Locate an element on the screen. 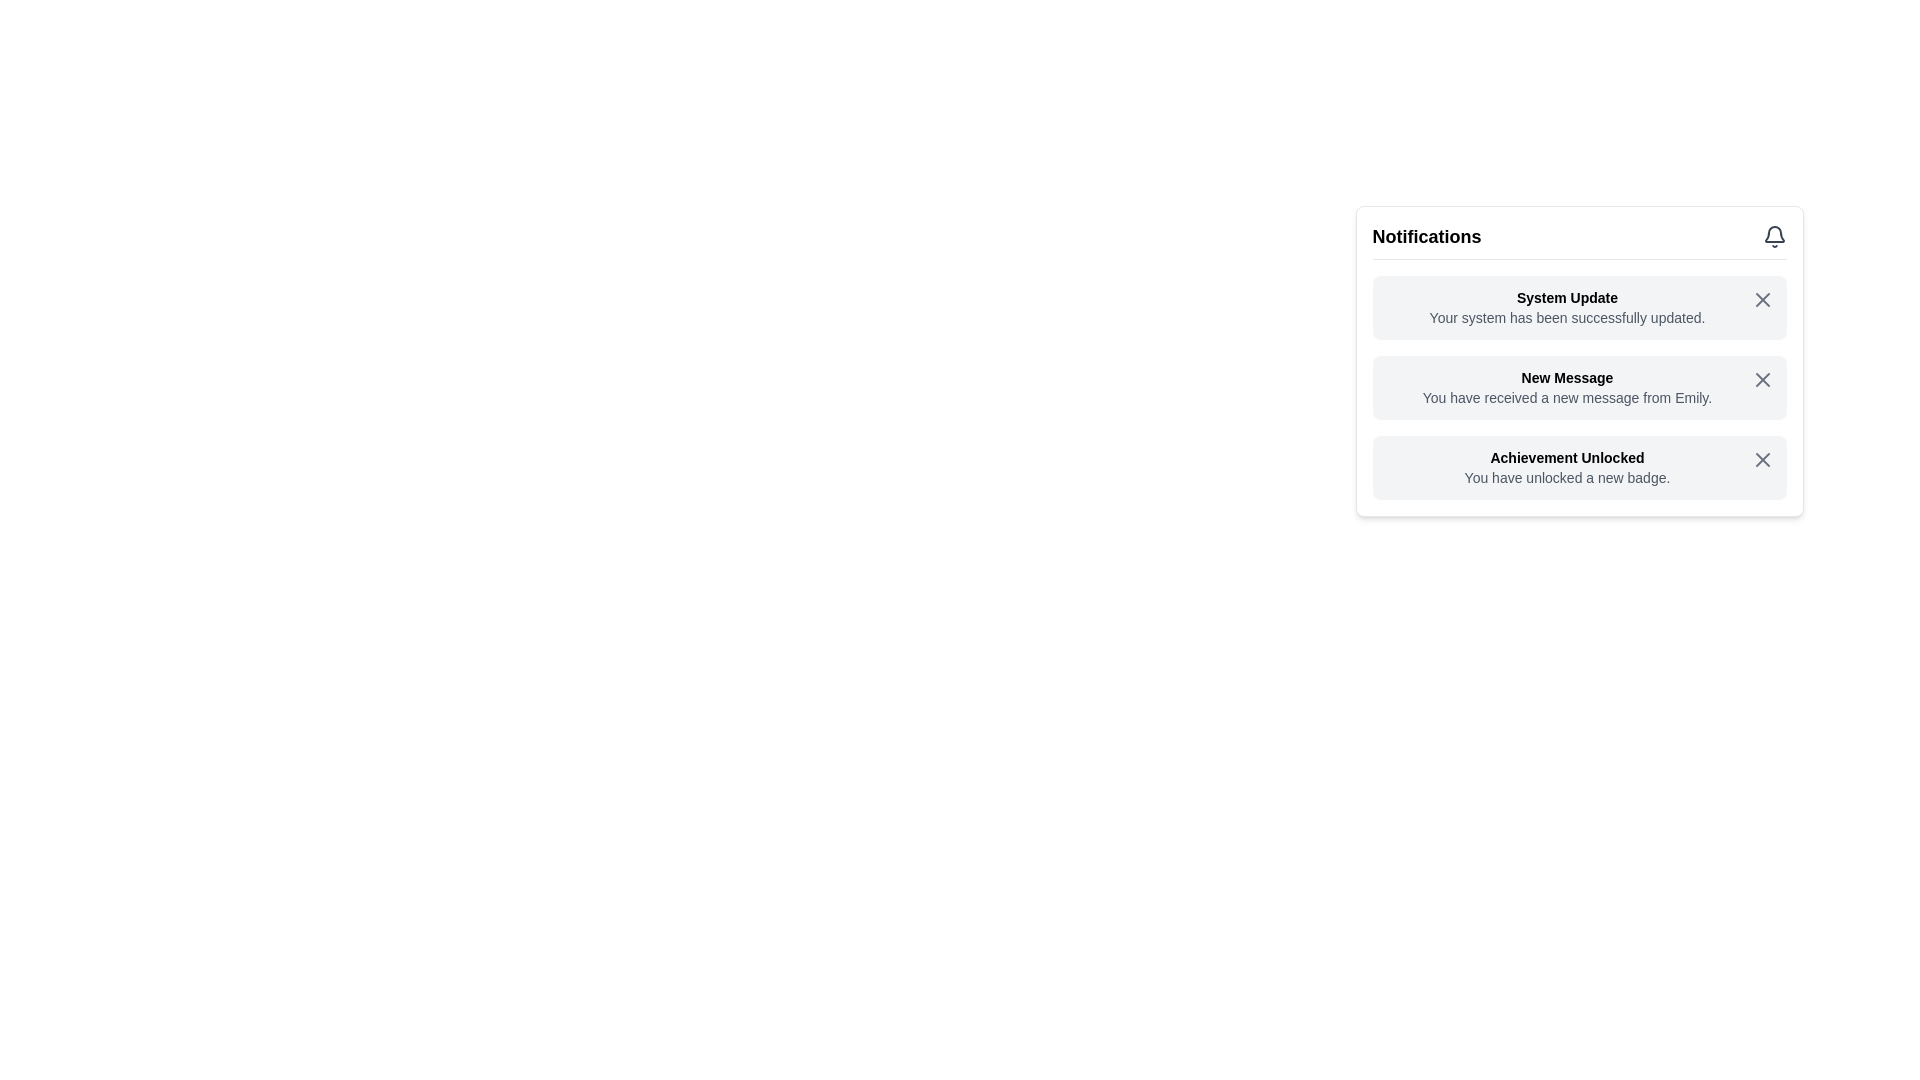 The height and width of the screenshot is (1080, 1920). the bell icon is located at coordinates (1774, 235).